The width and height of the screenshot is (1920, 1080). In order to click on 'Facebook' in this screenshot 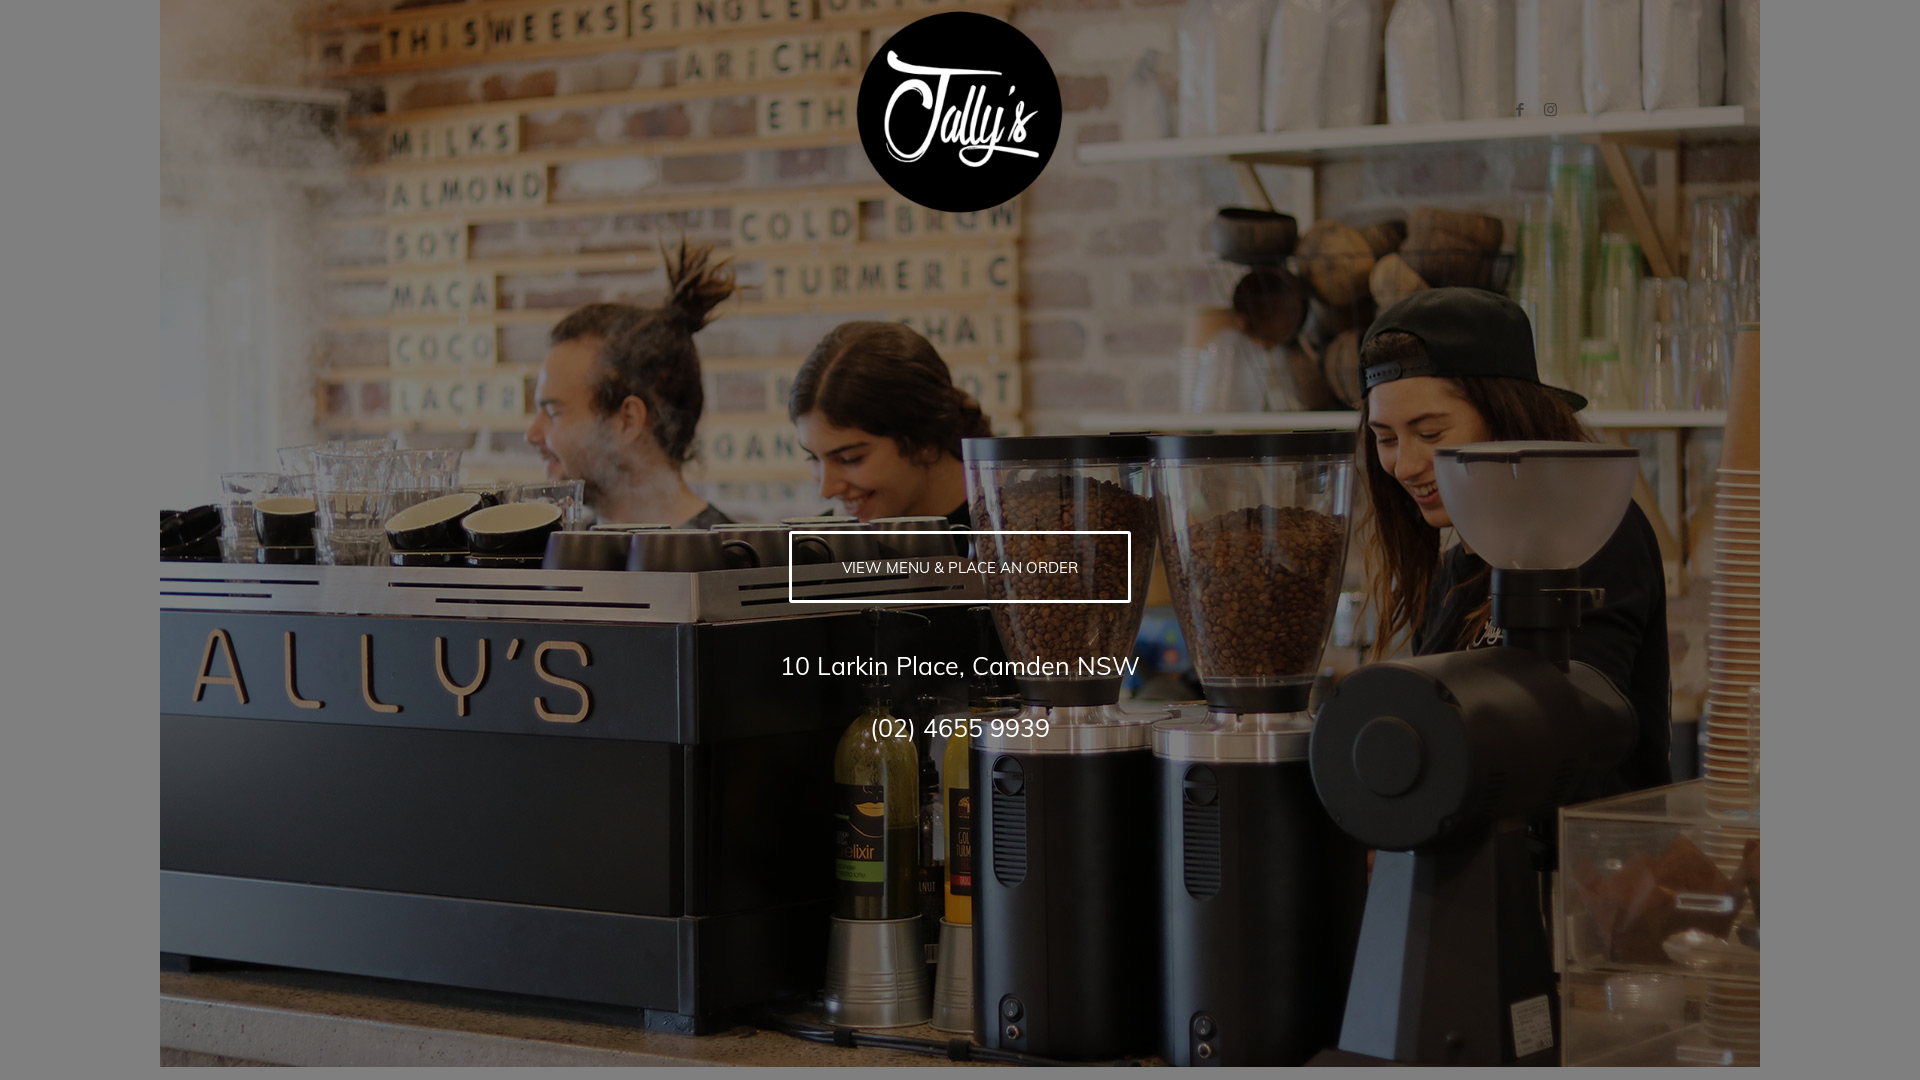, I will do `click(1520, 110)`.